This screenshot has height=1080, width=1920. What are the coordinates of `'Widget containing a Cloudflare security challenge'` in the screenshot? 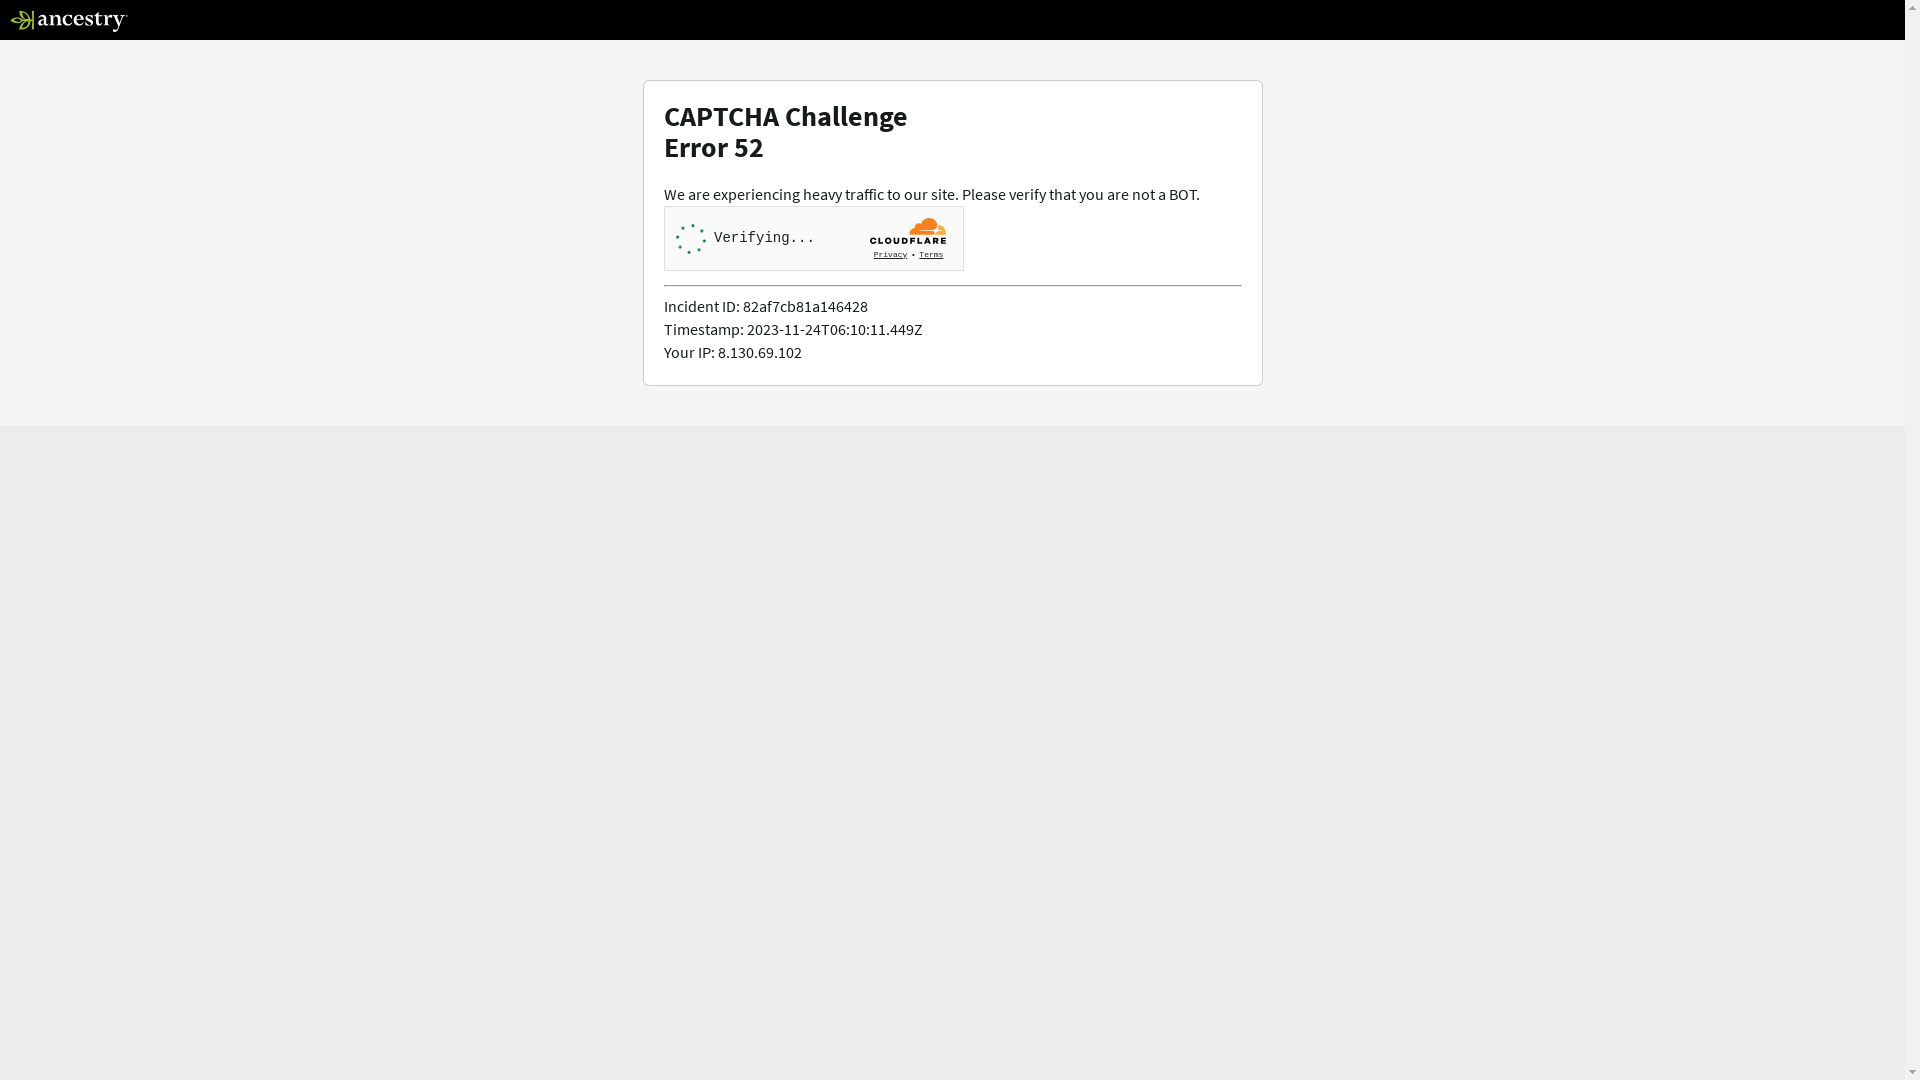 It's located at (814, 237).